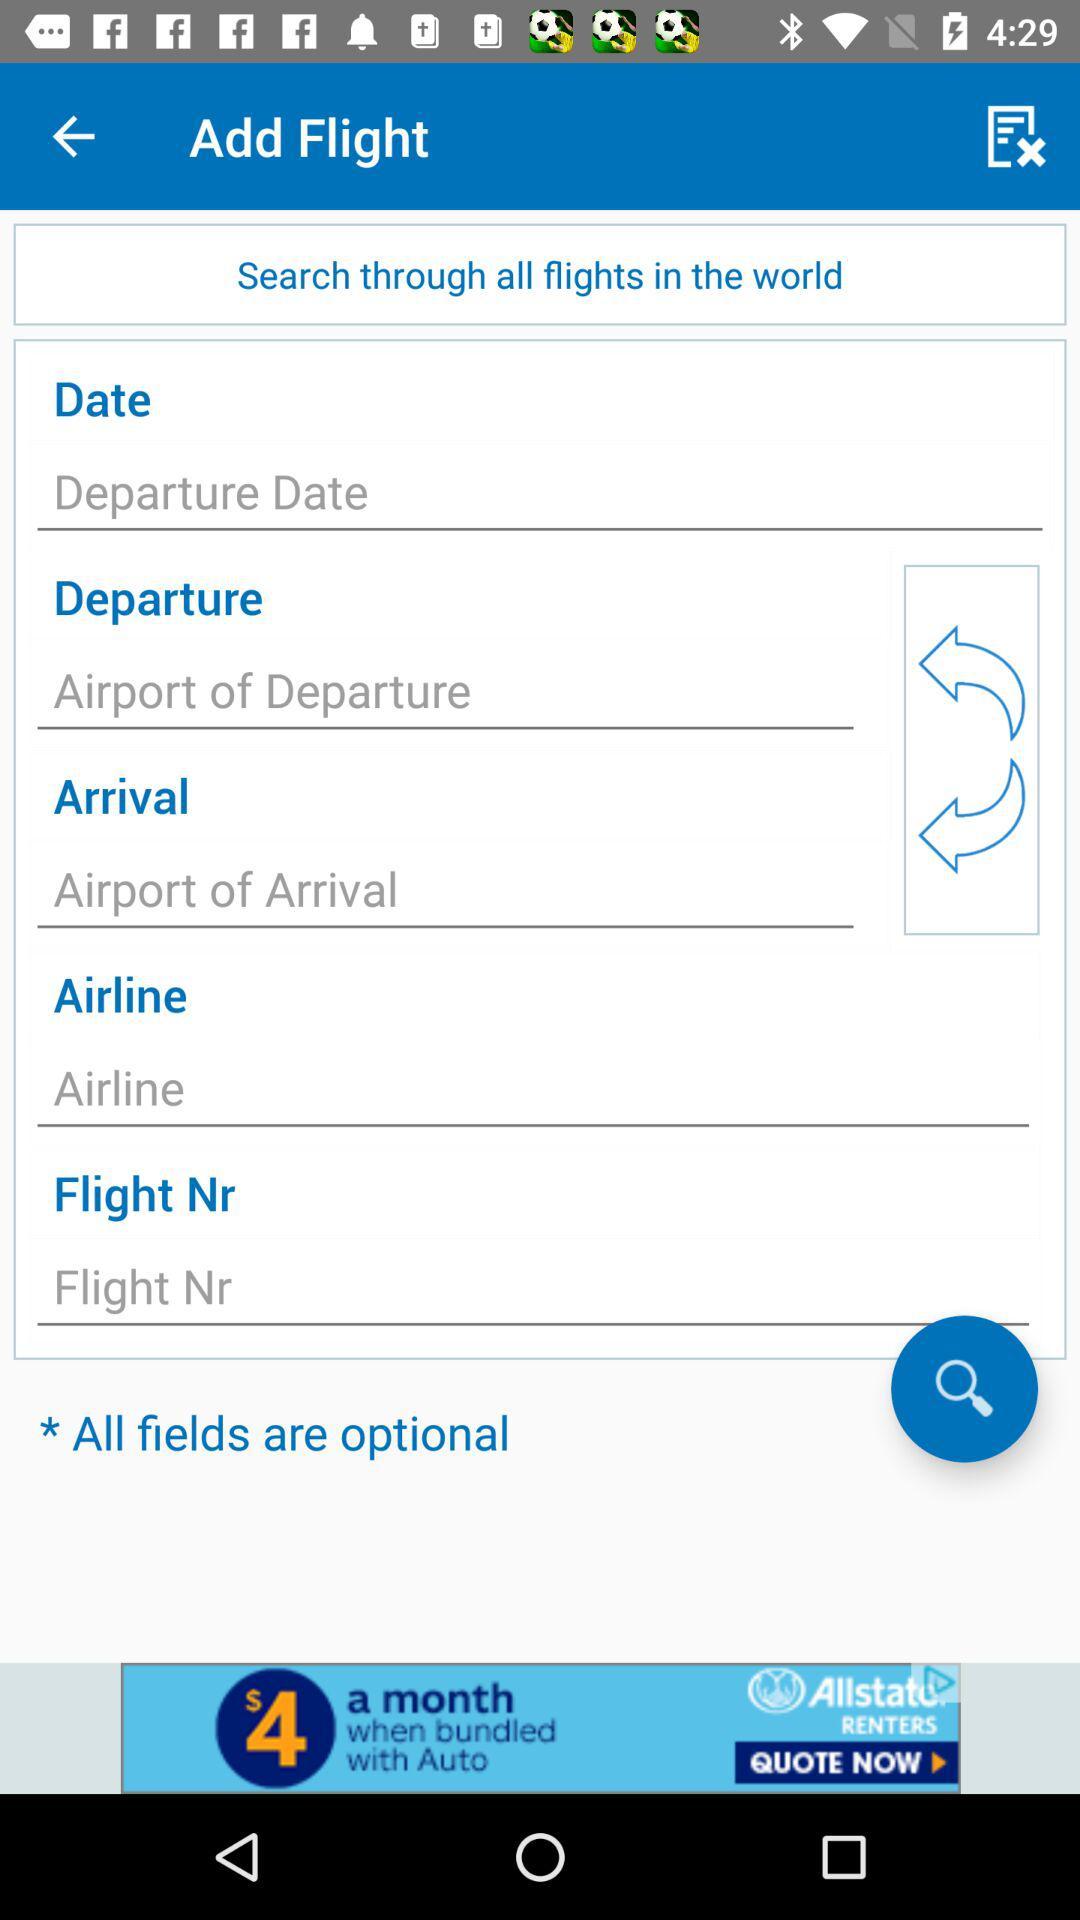 This screenshot has width=1080, height=1920. I want to click on date button, so click(540, 497).